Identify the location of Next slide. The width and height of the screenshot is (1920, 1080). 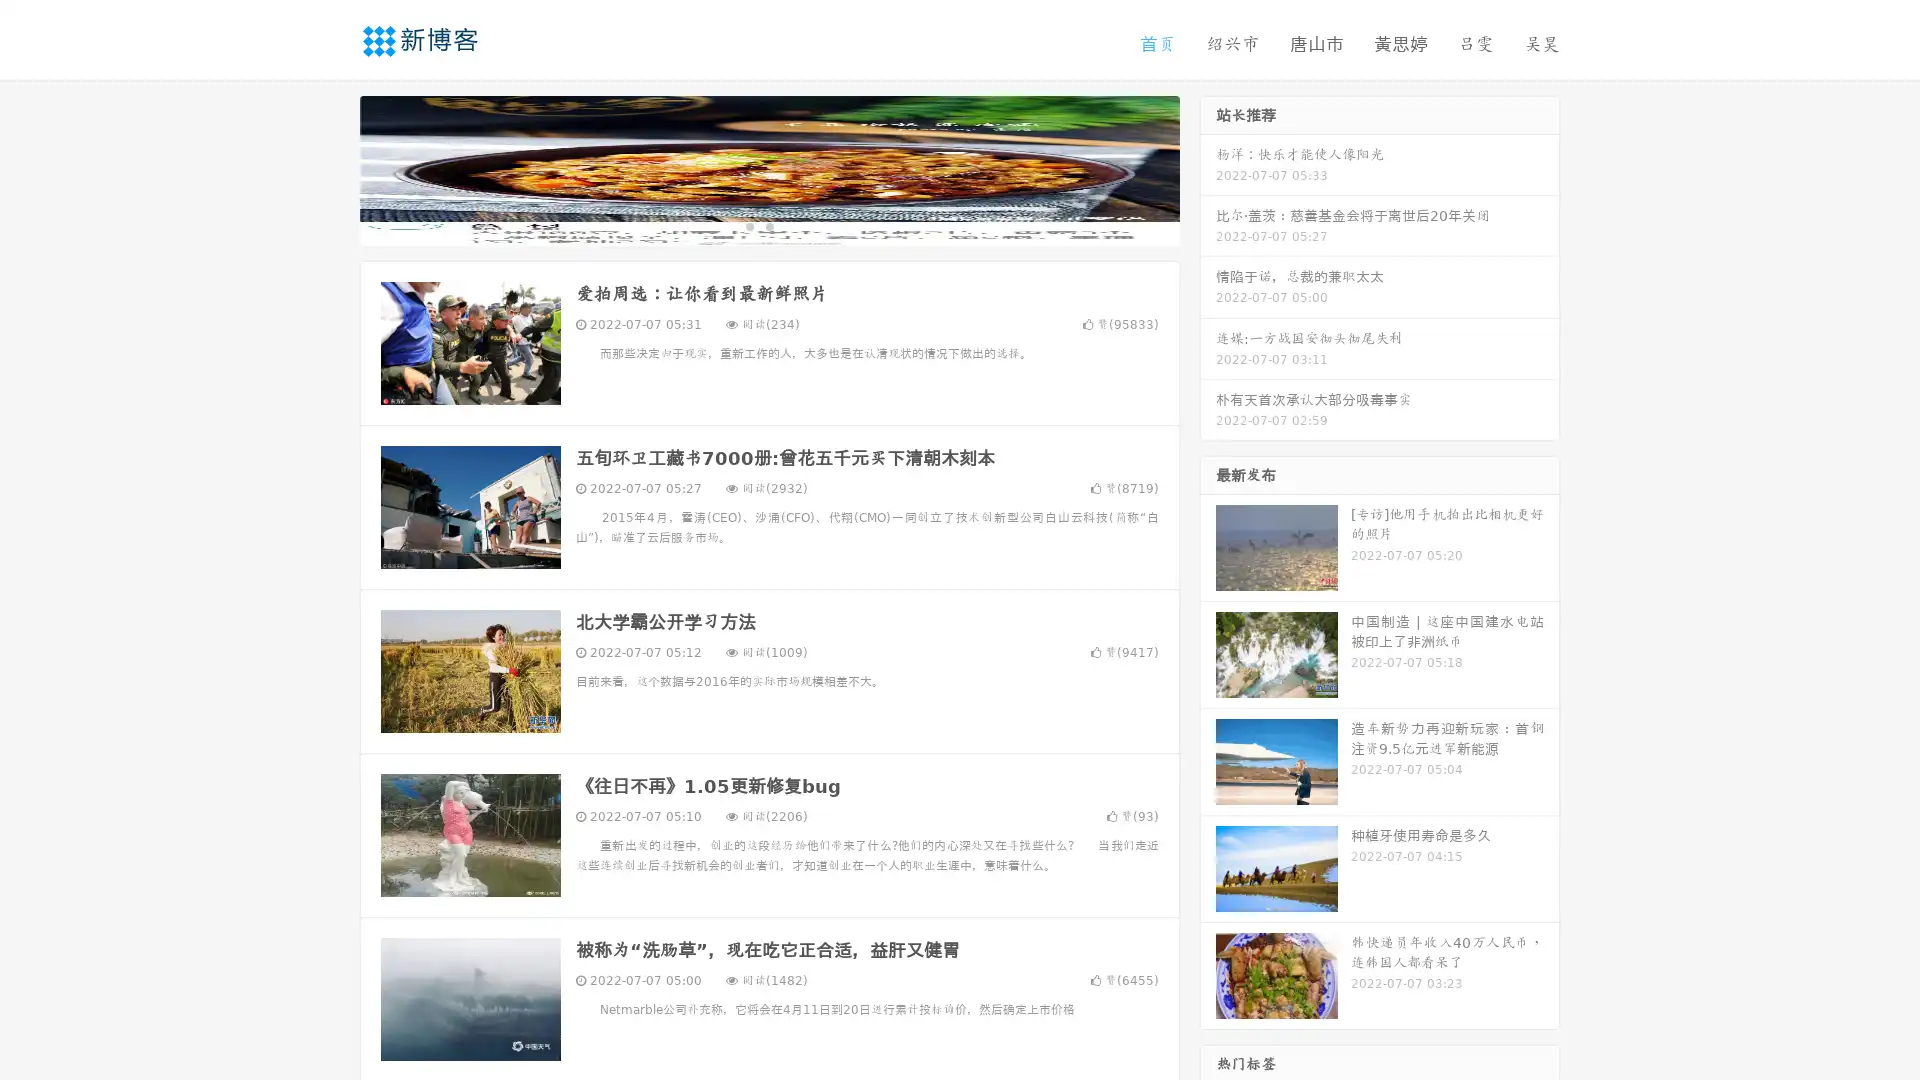
(1208, 168).